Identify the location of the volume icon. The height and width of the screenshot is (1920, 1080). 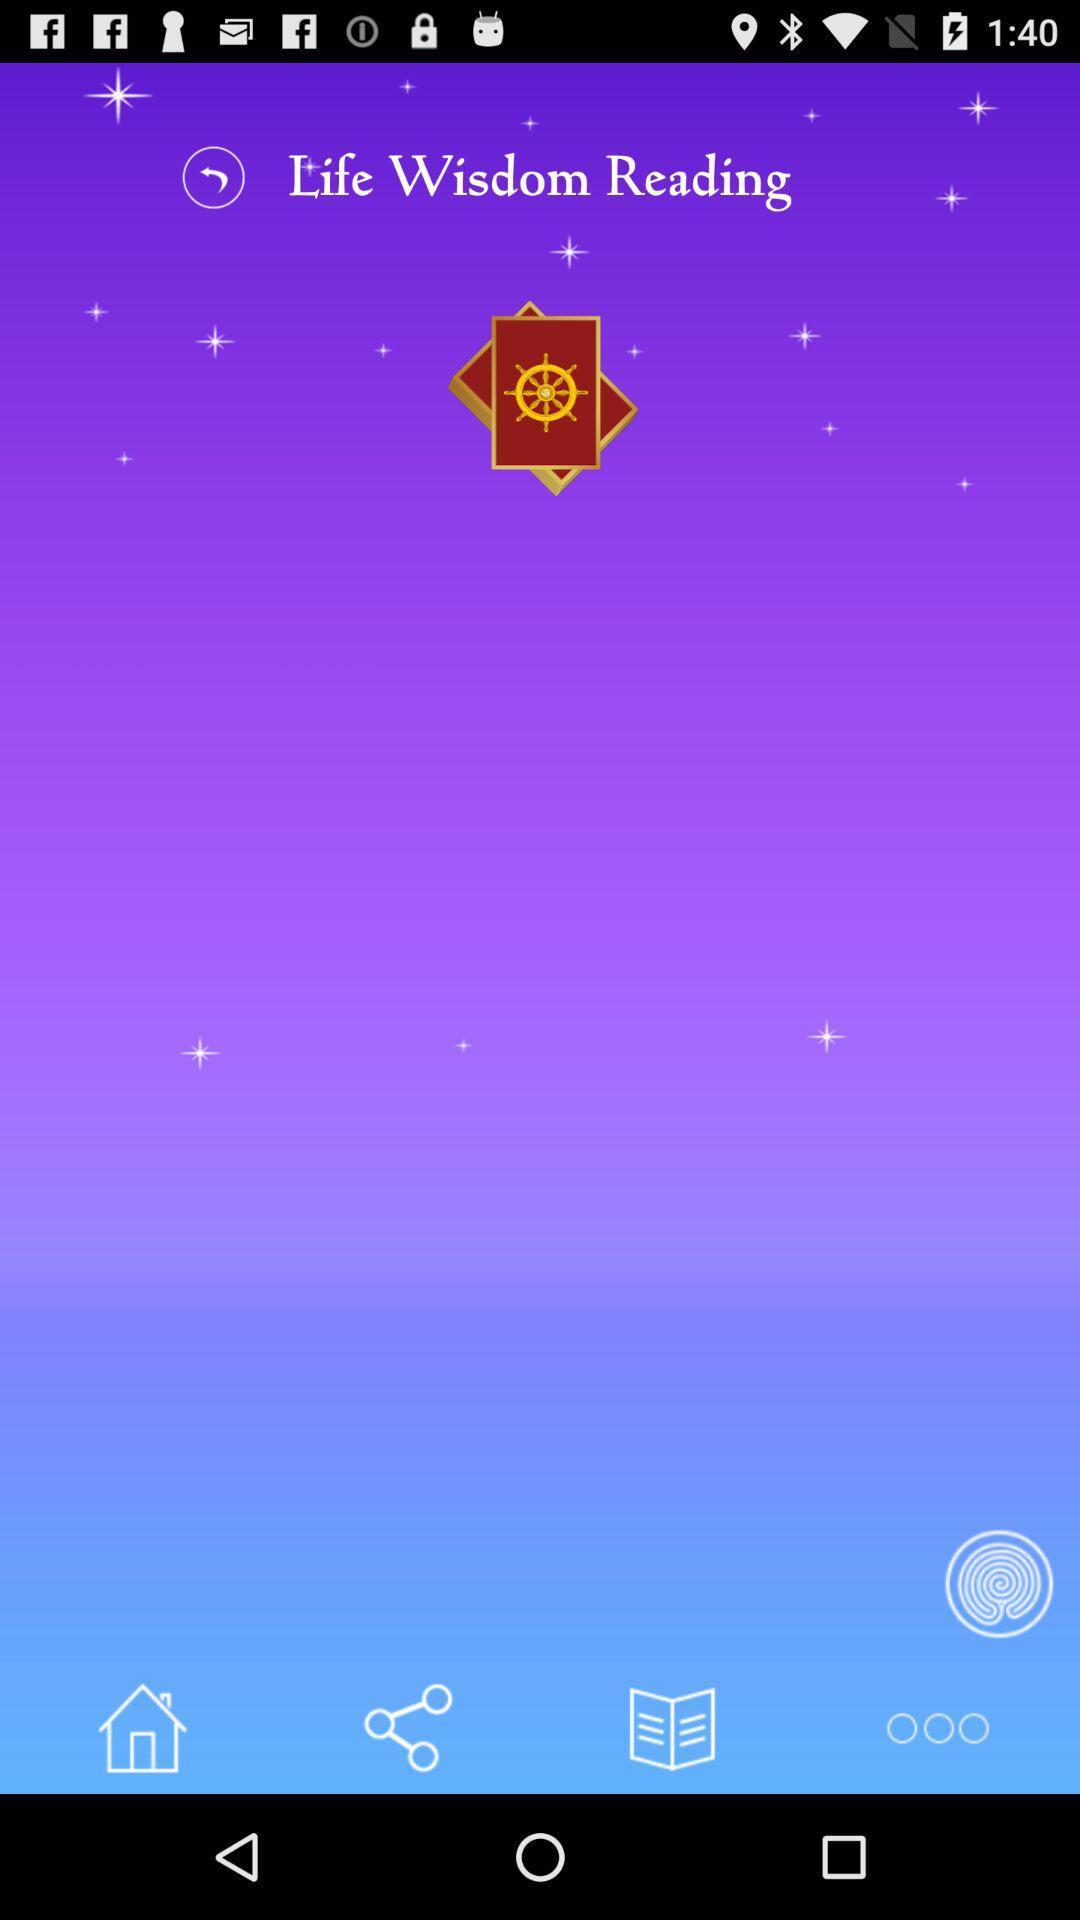
(406, 1848).